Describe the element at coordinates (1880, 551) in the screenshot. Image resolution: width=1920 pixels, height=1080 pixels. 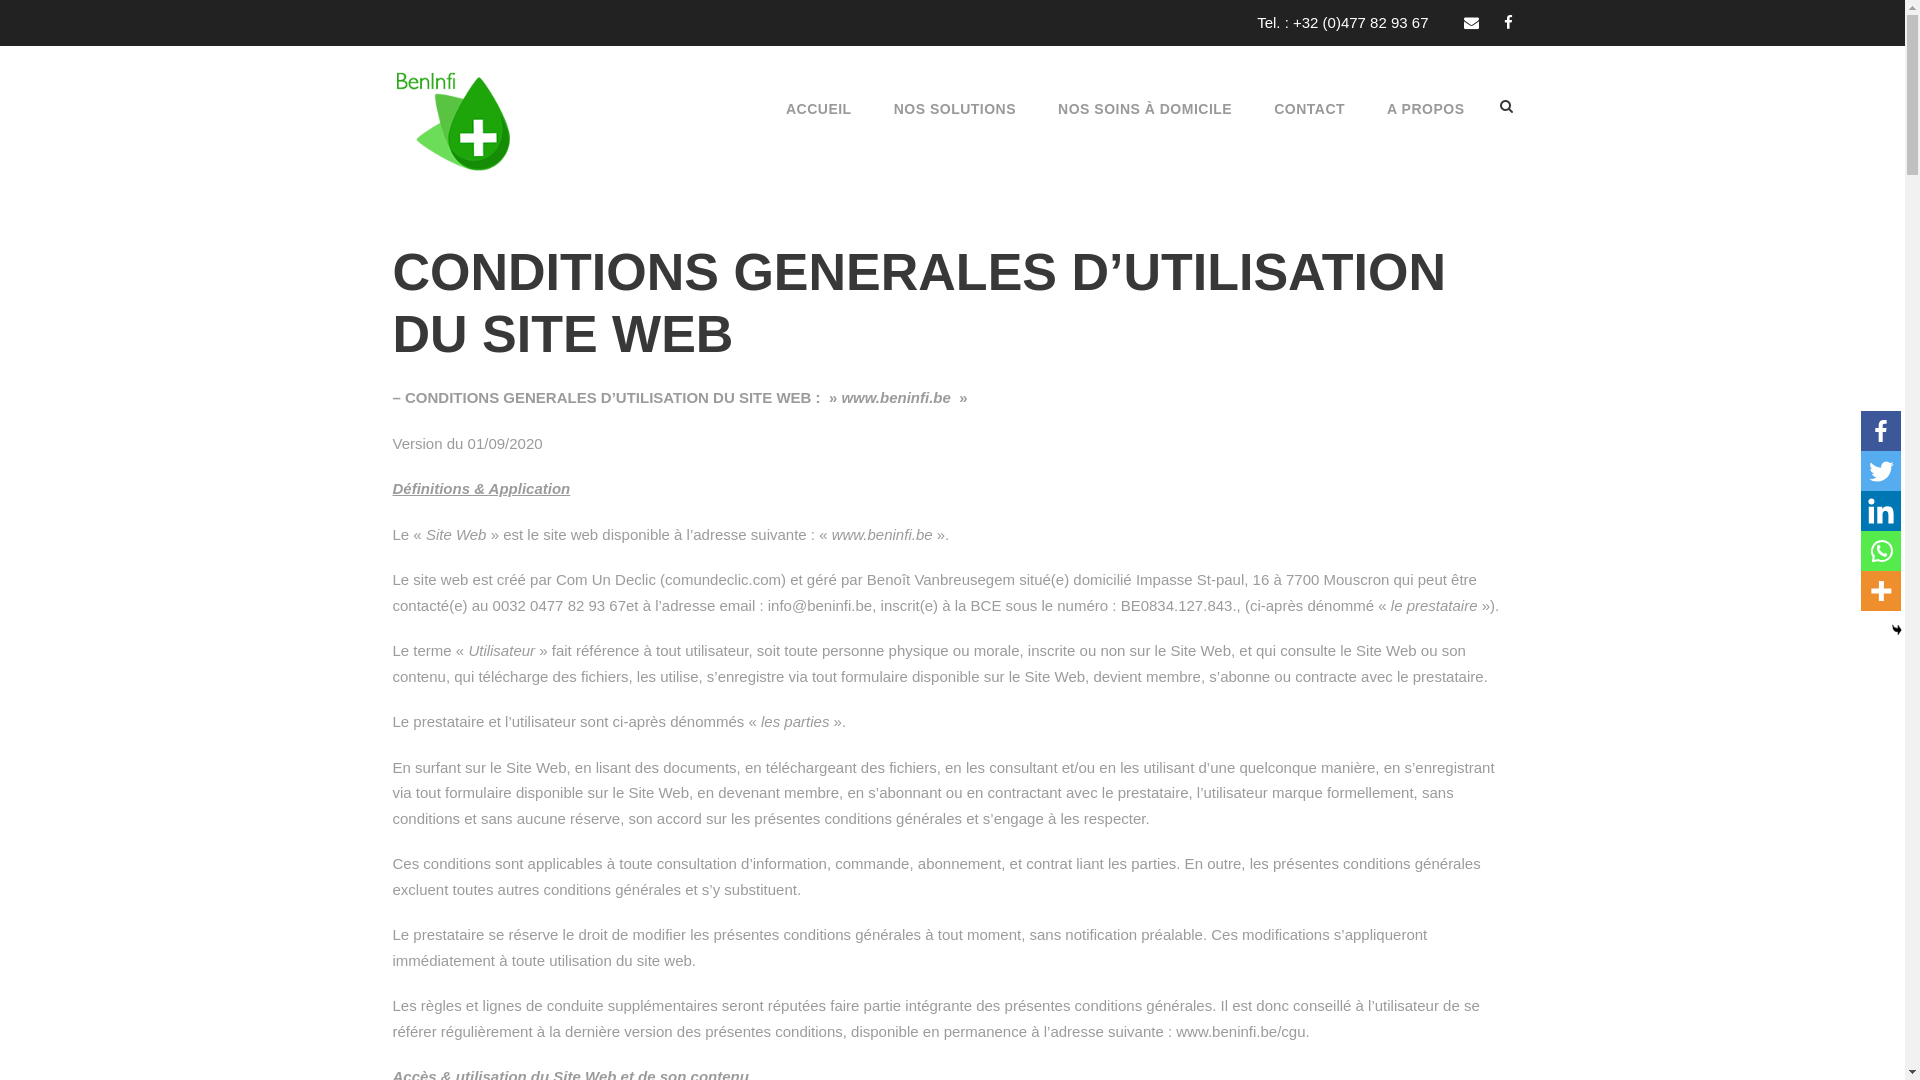
I see `'Whatsapp'` at that location.